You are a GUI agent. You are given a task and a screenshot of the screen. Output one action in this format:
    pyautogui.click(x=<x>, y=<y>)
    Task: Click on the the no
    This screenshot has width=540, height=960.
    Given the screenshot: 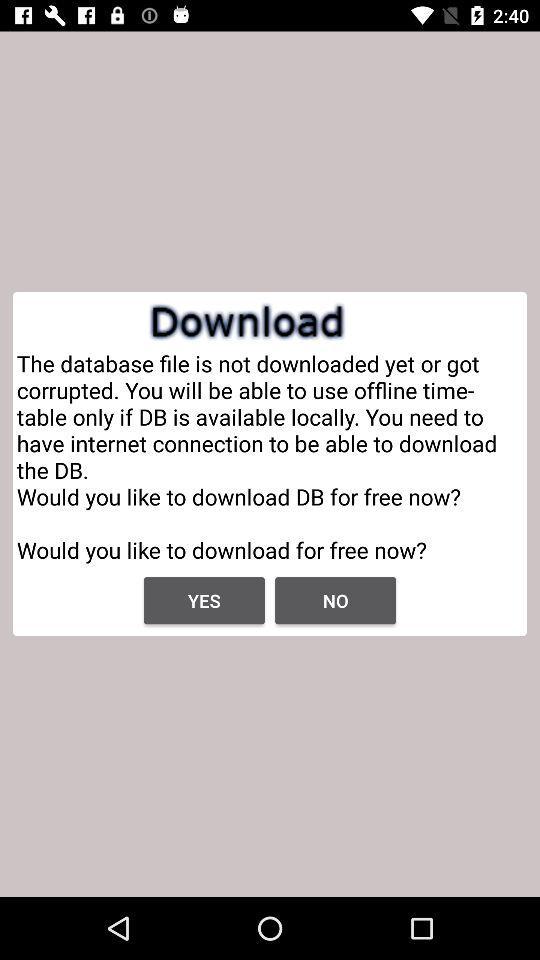 What is the action you would take?
    pyautogui.click(x=335, y=600)
    